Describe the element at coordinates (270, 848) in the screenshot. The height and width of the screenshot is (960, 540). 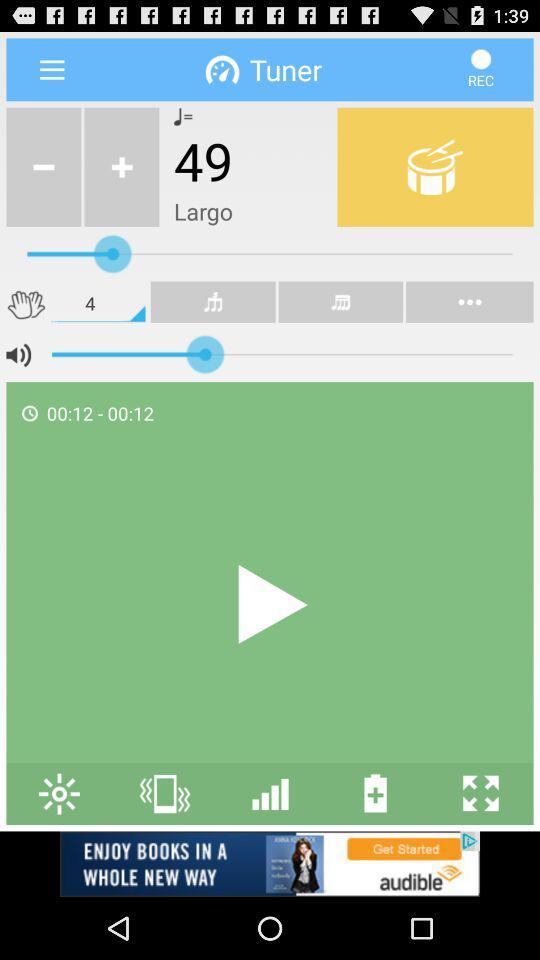
I see `the sliders icon` at that location.